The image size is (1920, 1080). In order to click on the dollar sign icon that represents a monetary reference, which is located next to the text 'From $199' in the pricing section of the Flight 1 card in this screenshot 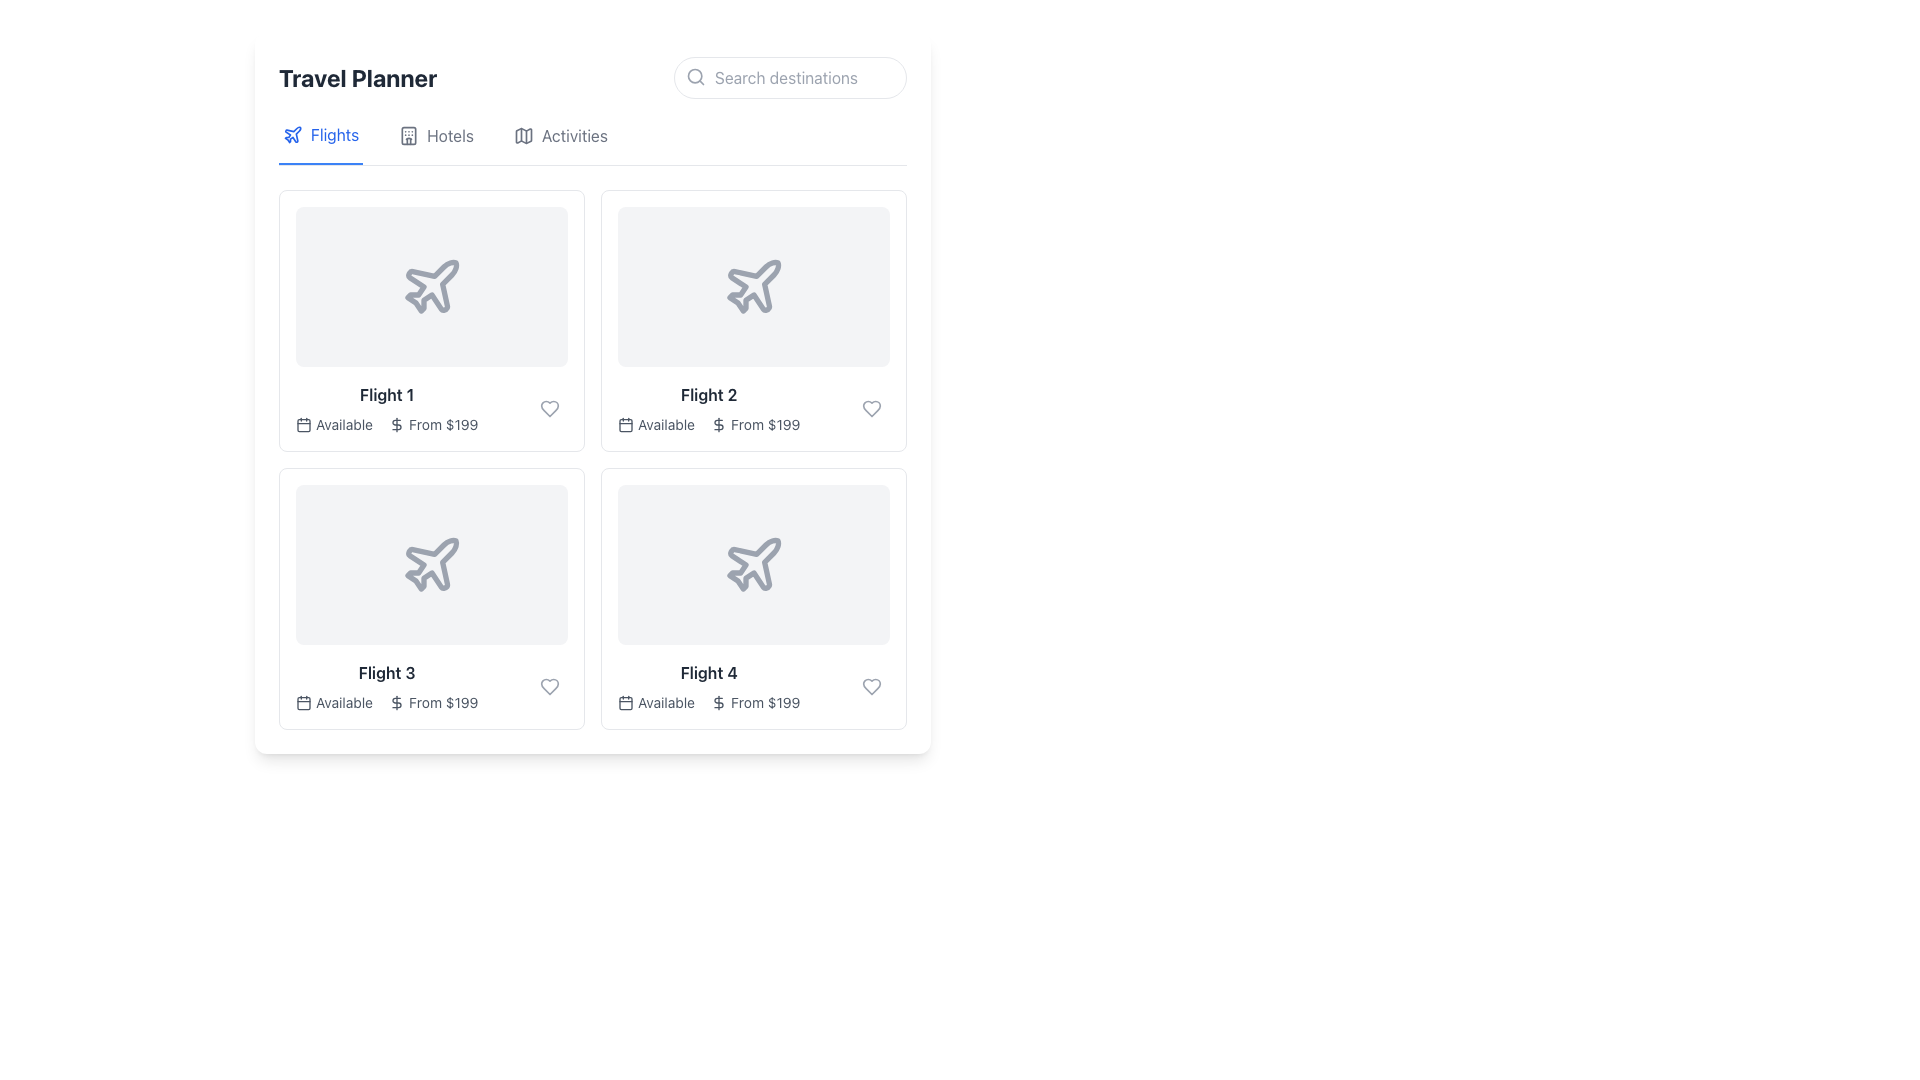, I will do `click(397, 423)`.